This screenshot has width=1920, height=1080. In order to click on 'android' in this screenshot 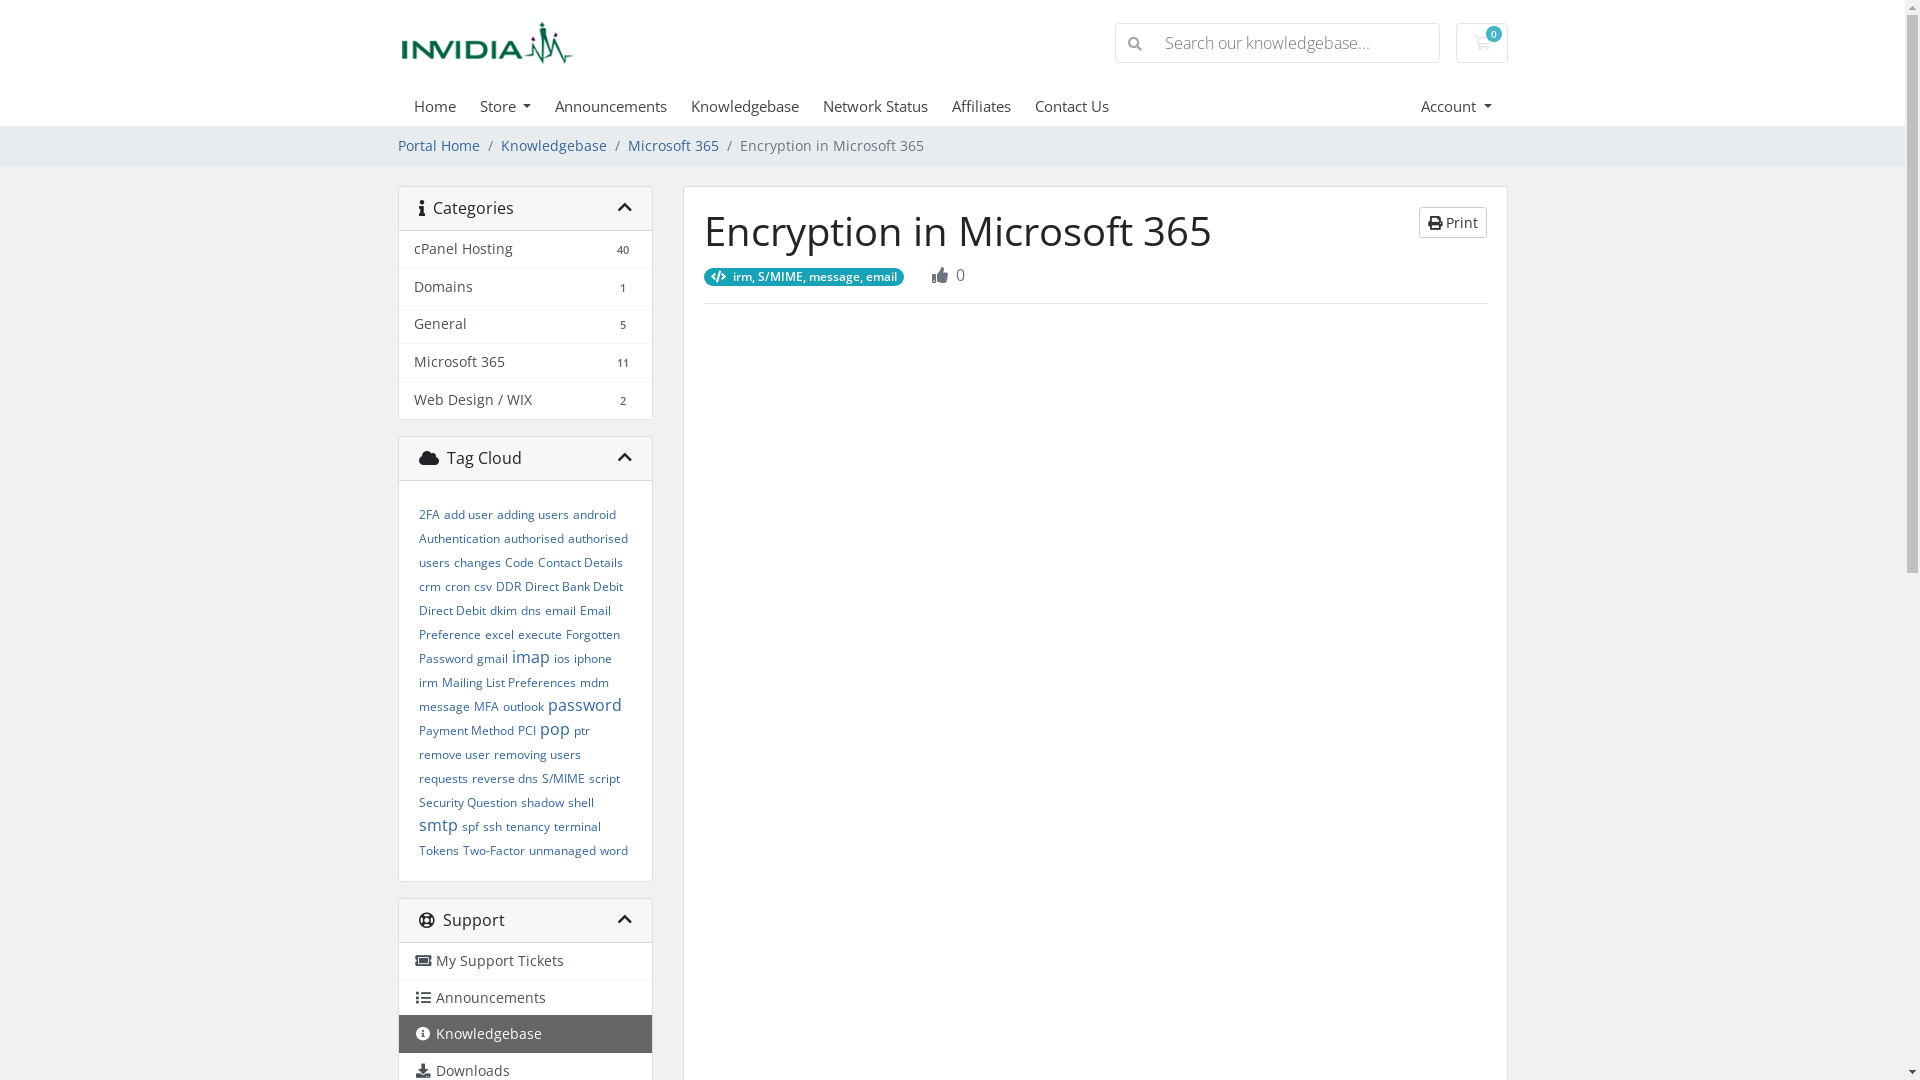, I will do `click(592, 513)`.